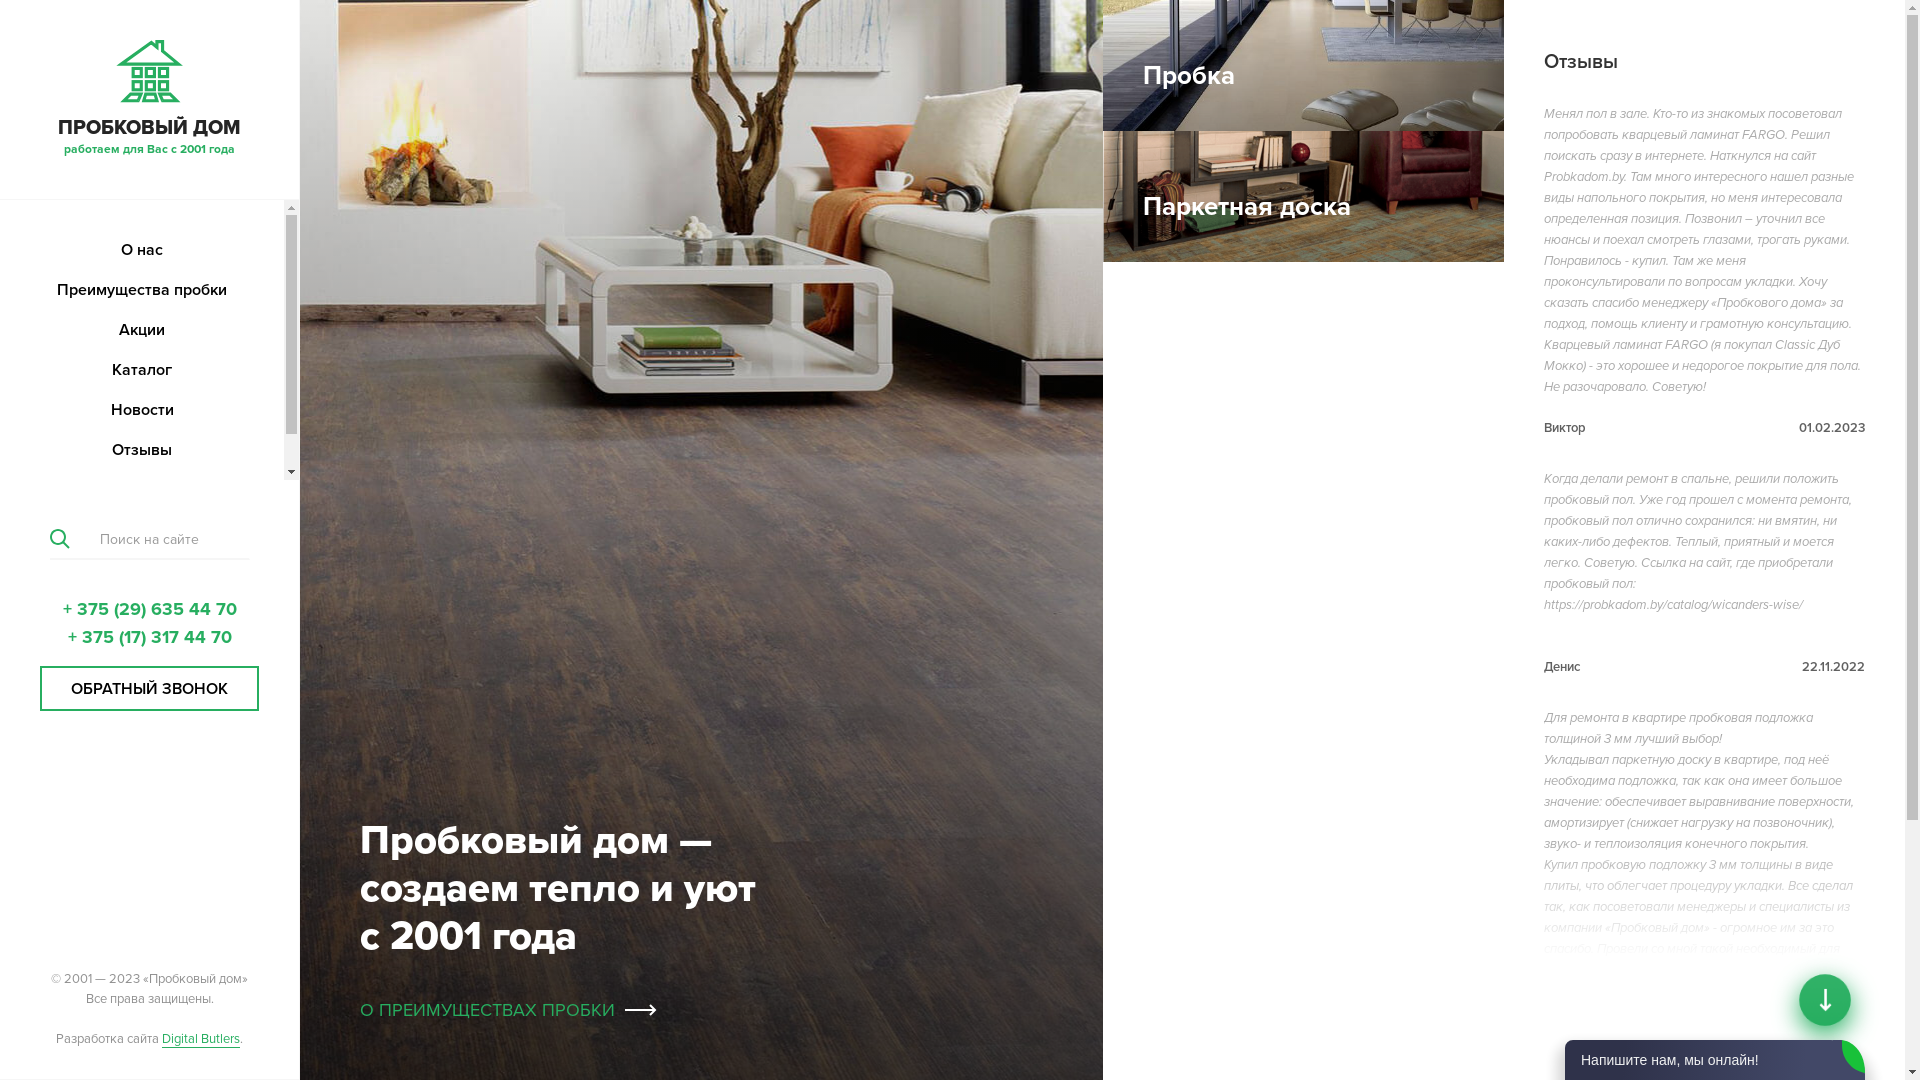  Describe the element at coordinates (148, 636) in the screenshot. I see `'+ 375 (17) 317 44 70'` at that location.